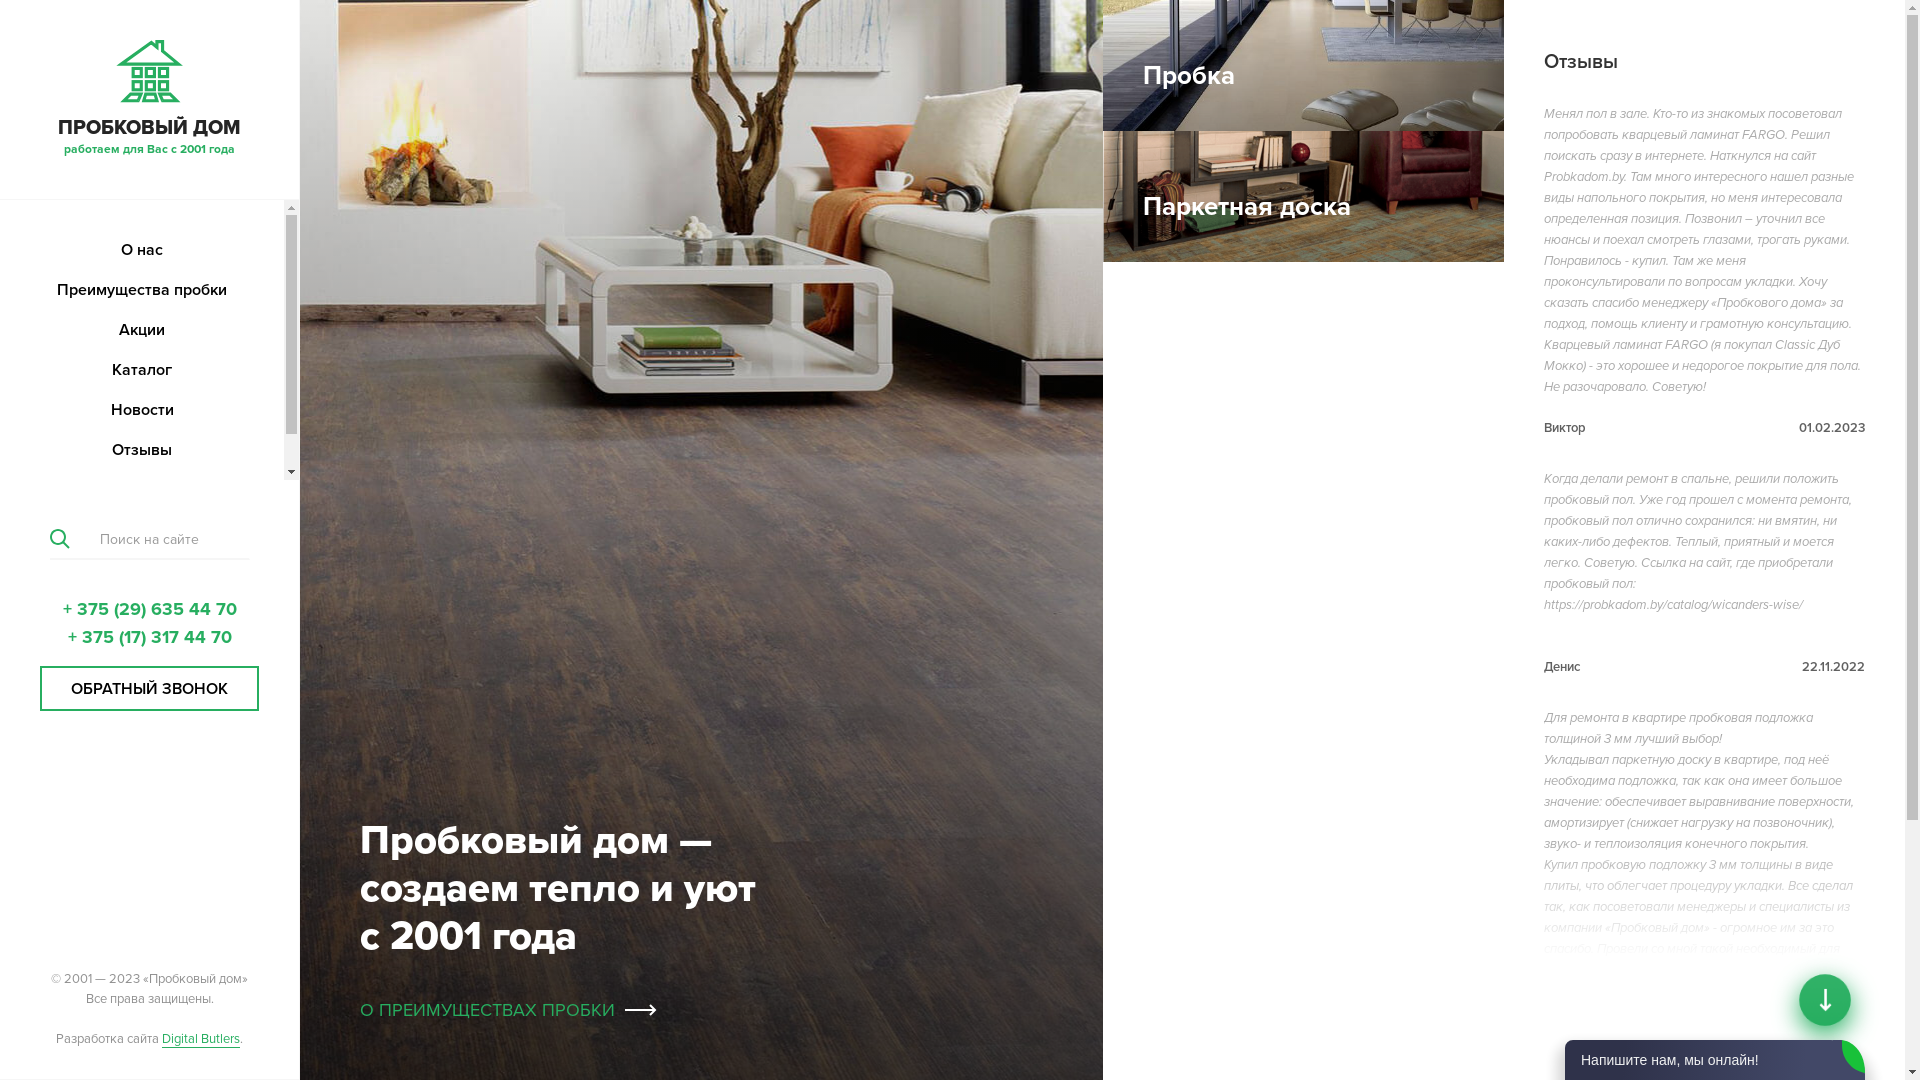  Describe the element at coordinates (148, 636) in the screenshot. I see `'+ 375 (17) 317 44 70'` at that location.